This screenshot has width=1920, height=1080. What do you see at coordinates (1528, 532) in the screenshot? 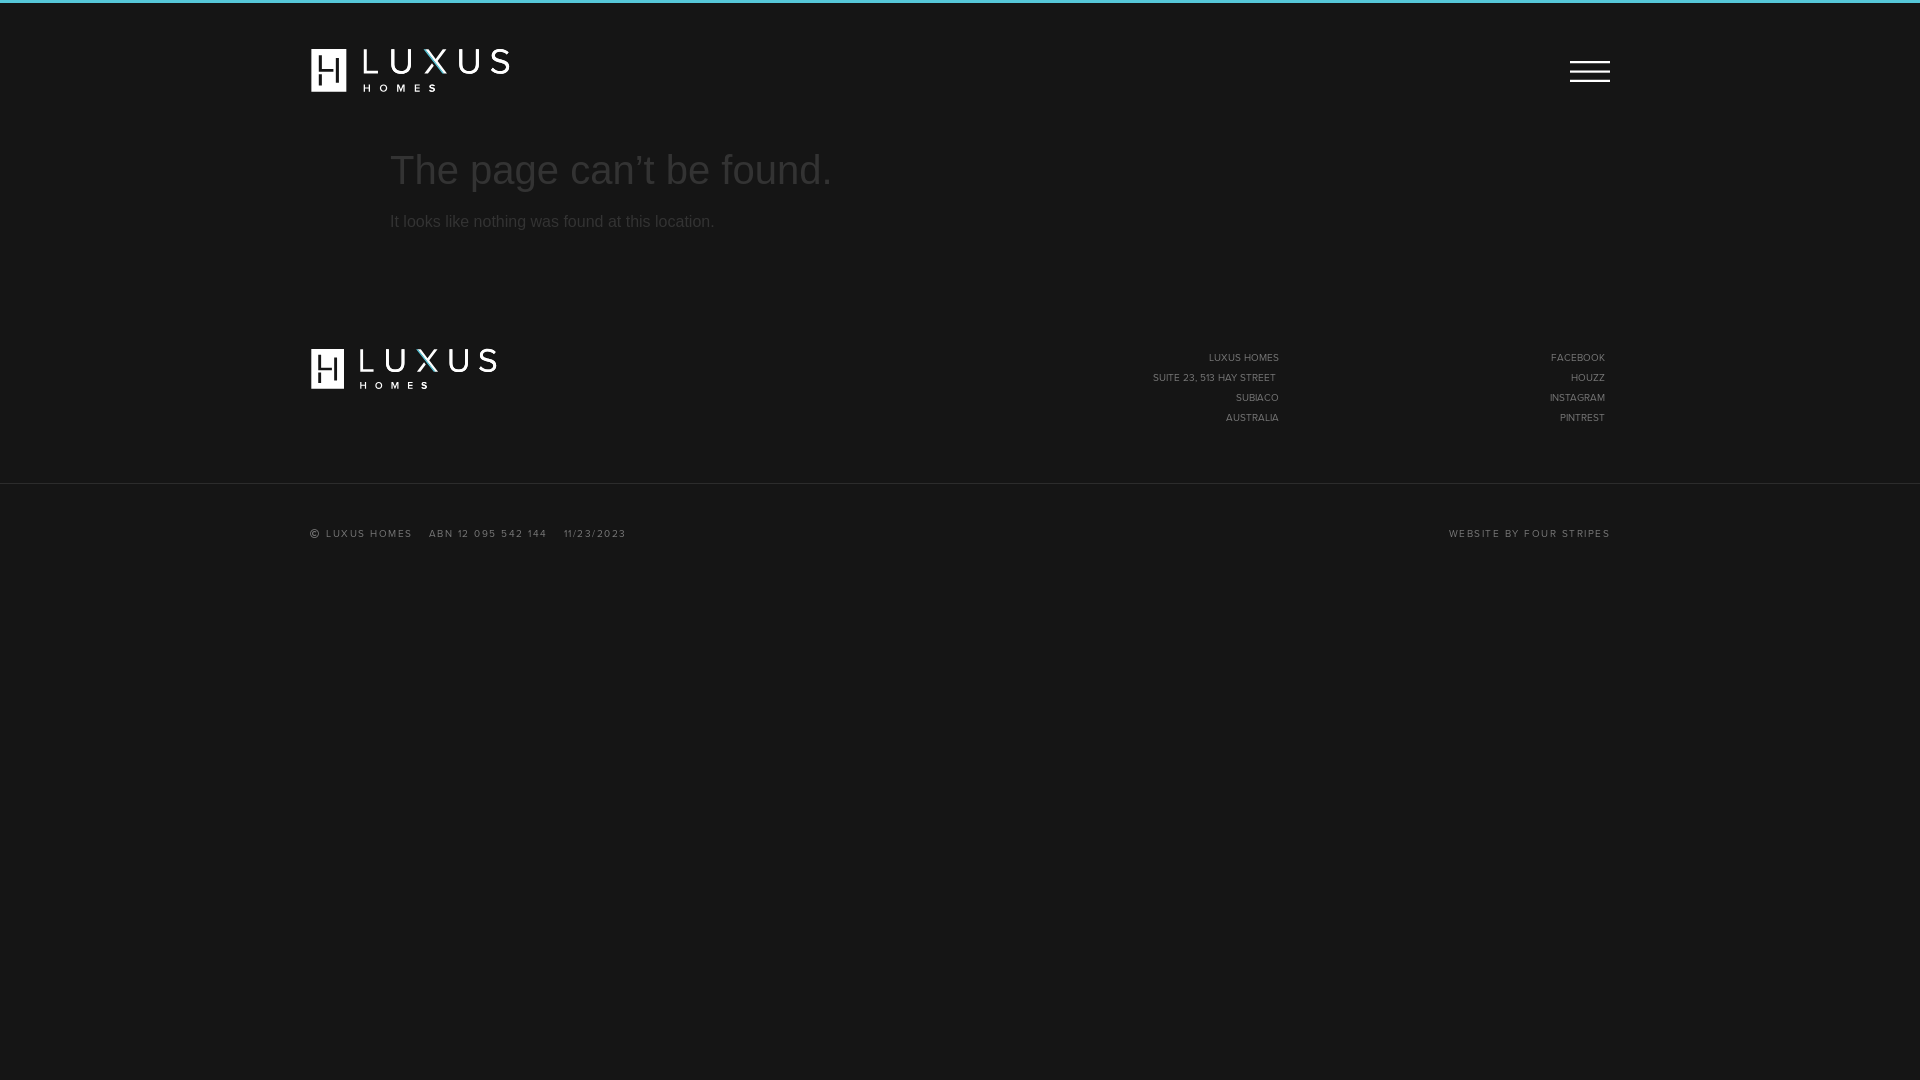
I see `'WEBSITE BY FOUR STRIPES'` at bounding box center [1528, 532].